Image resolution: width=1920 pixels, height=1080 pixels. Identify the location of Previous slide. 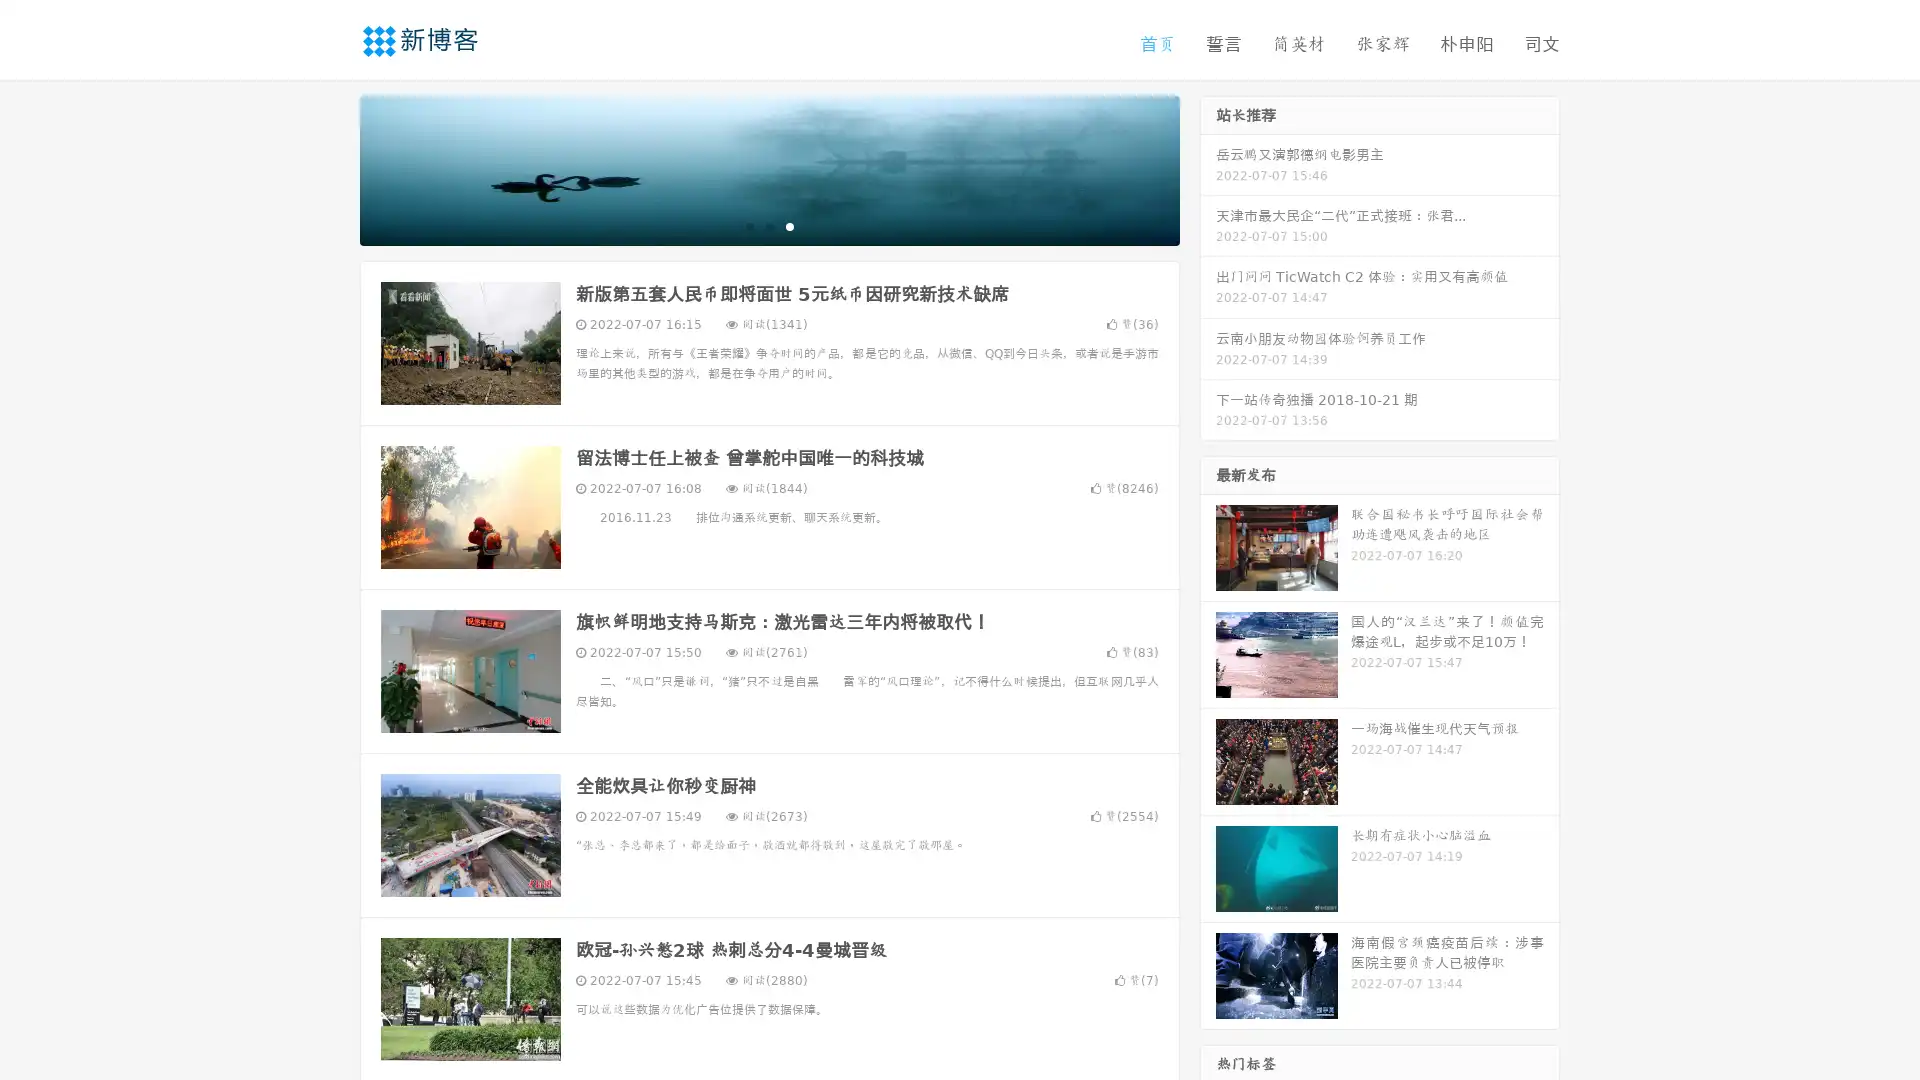
(330, 168).